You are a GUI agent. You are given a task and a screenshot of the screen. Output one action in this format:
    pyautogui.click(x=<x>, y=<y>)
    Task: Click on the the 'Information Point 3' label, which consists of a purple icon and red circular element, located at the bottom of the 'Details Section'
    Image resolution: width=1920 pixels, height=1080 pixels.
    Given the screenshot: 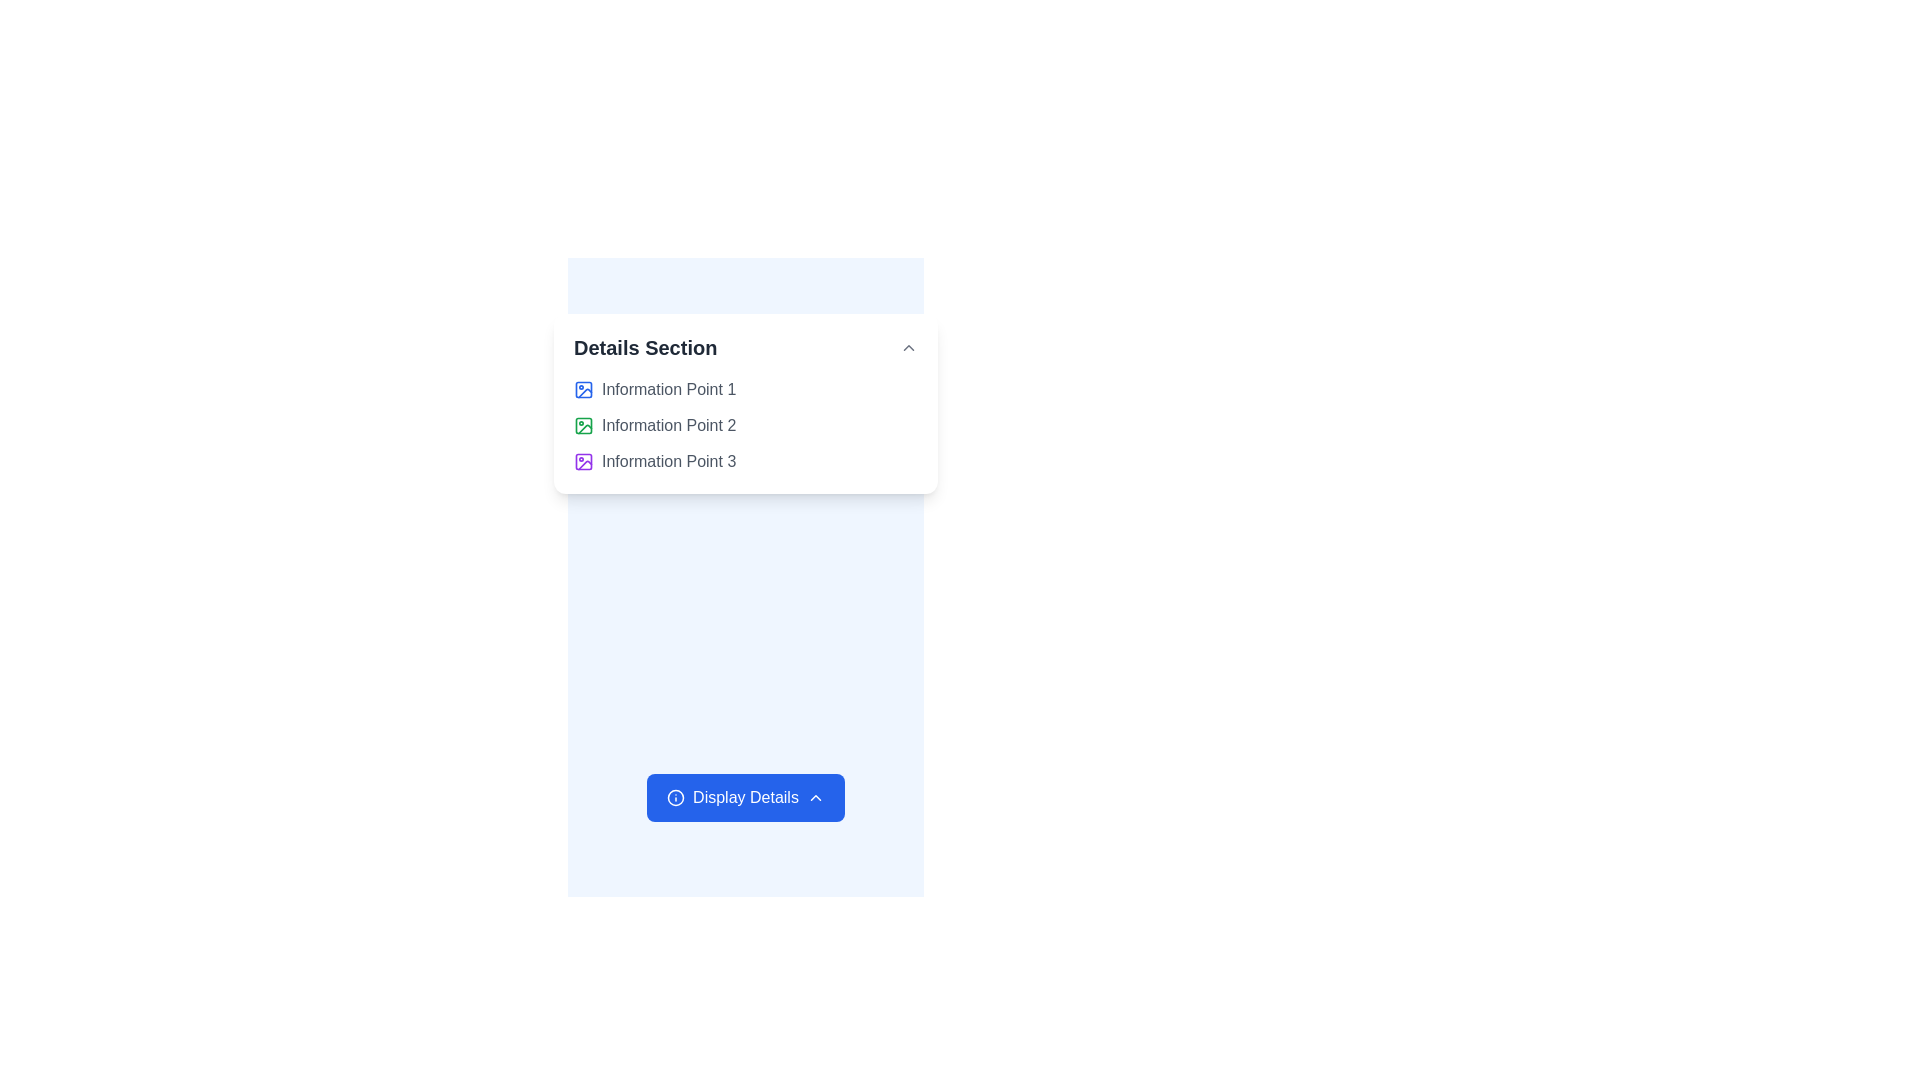 What is the action you would take?
    pyautogui.click(x=744, y=462)
    